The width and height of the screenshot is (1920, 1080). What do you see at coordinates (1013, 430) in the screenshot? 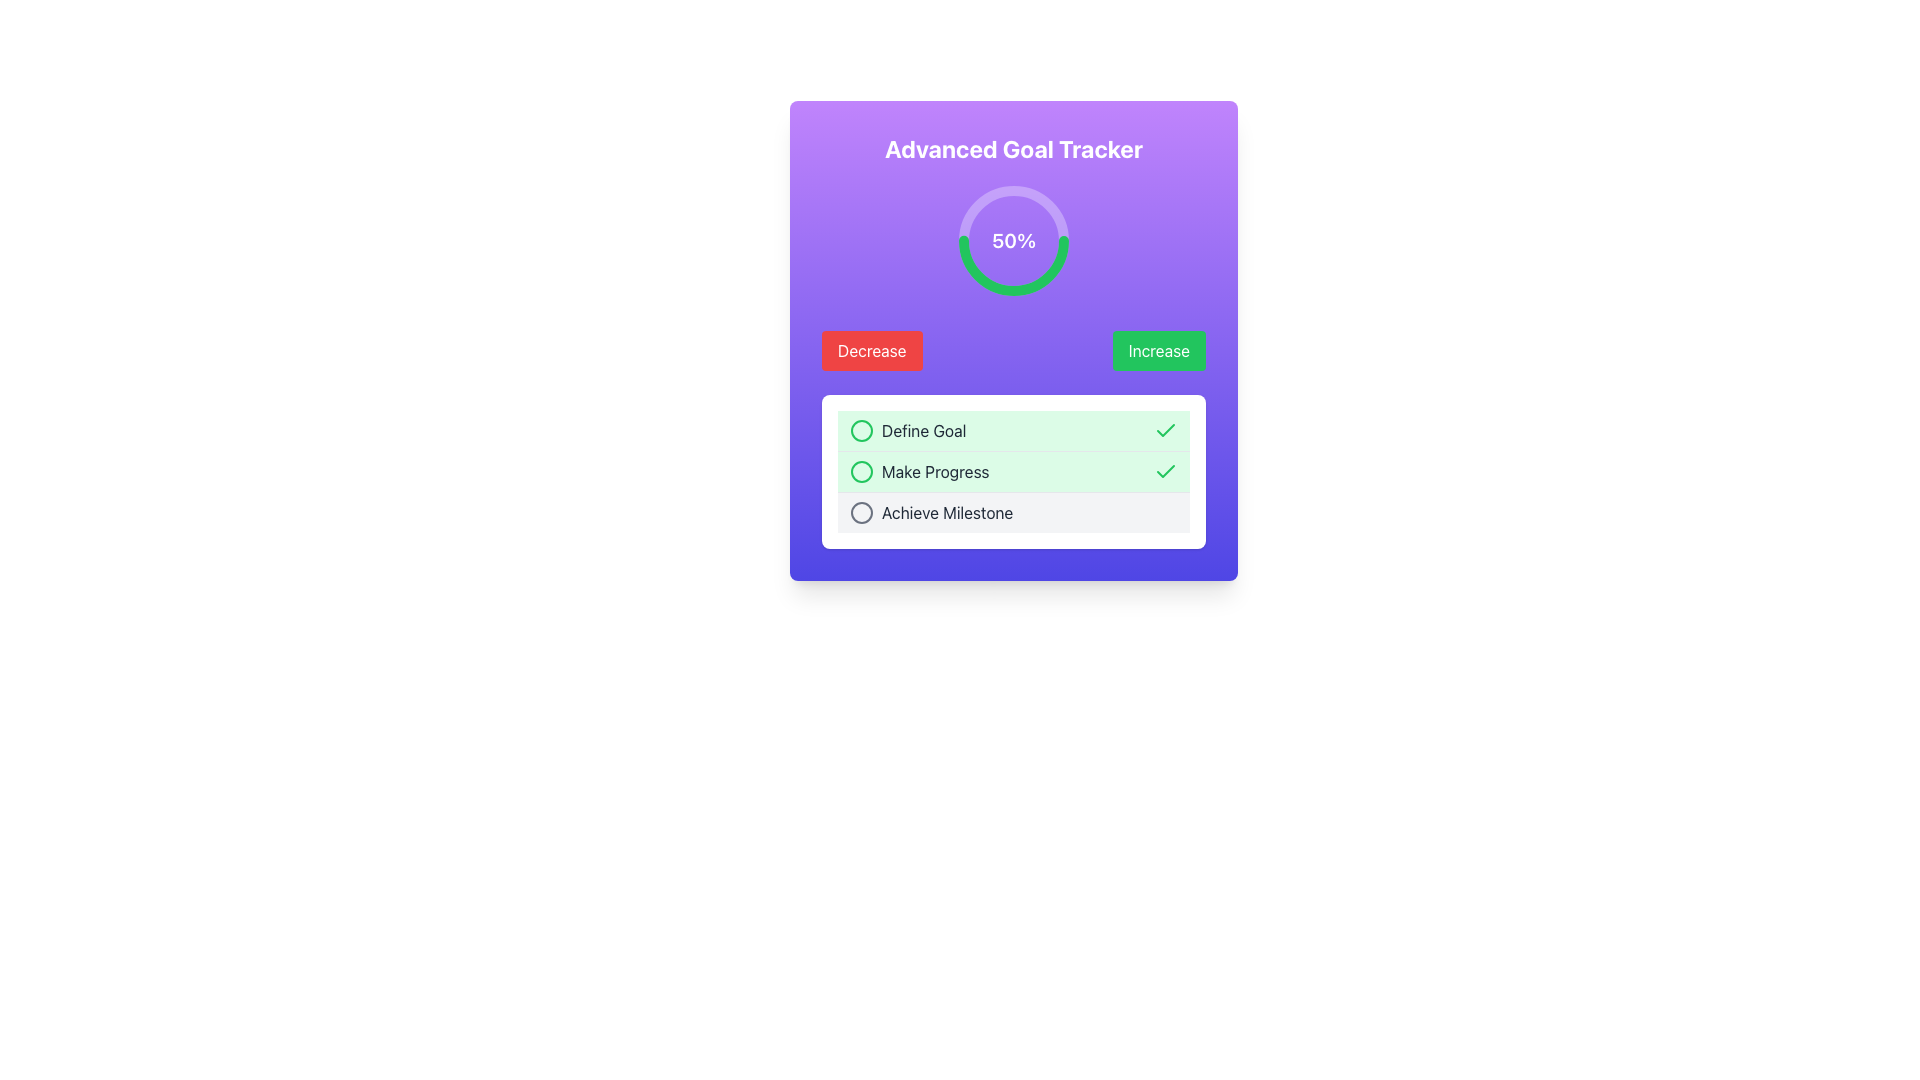
I see `the first task item labeled 'Define Goal', which visually indicates its completion with a green circle and checkmark` at bounding box center [1013, 430].